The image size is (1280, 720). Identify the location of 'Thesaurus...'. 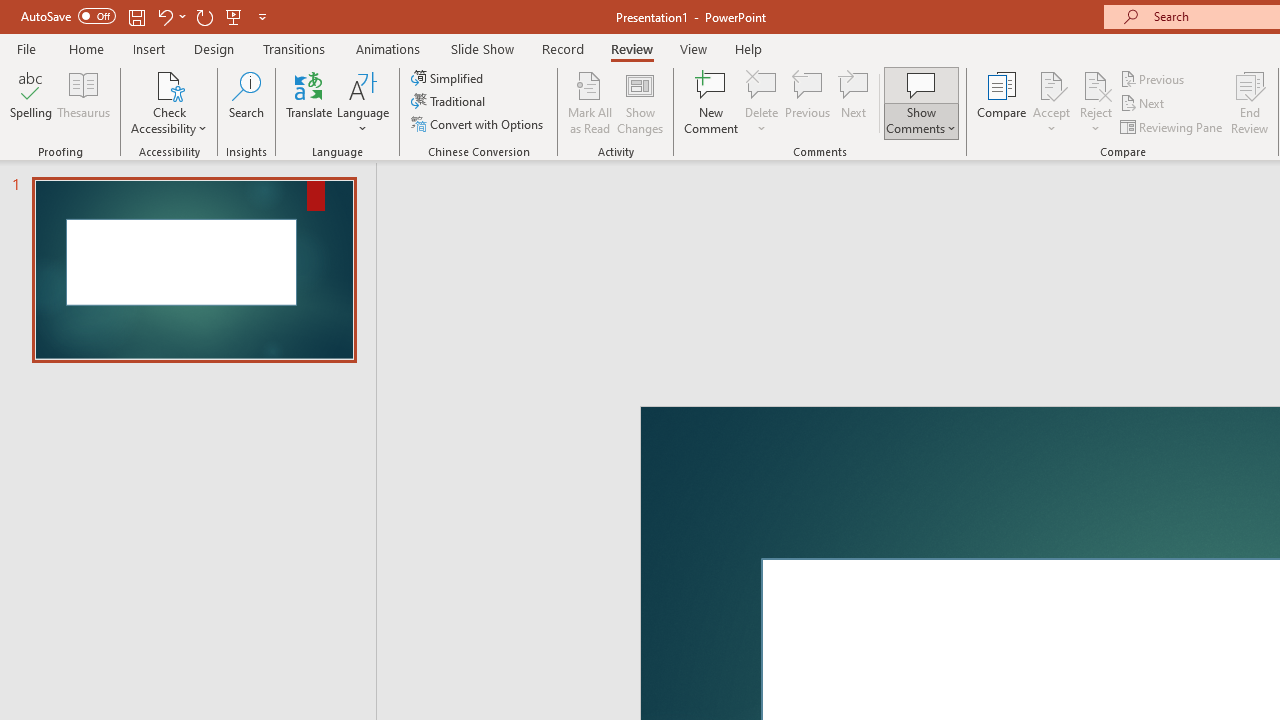
(82, 103).